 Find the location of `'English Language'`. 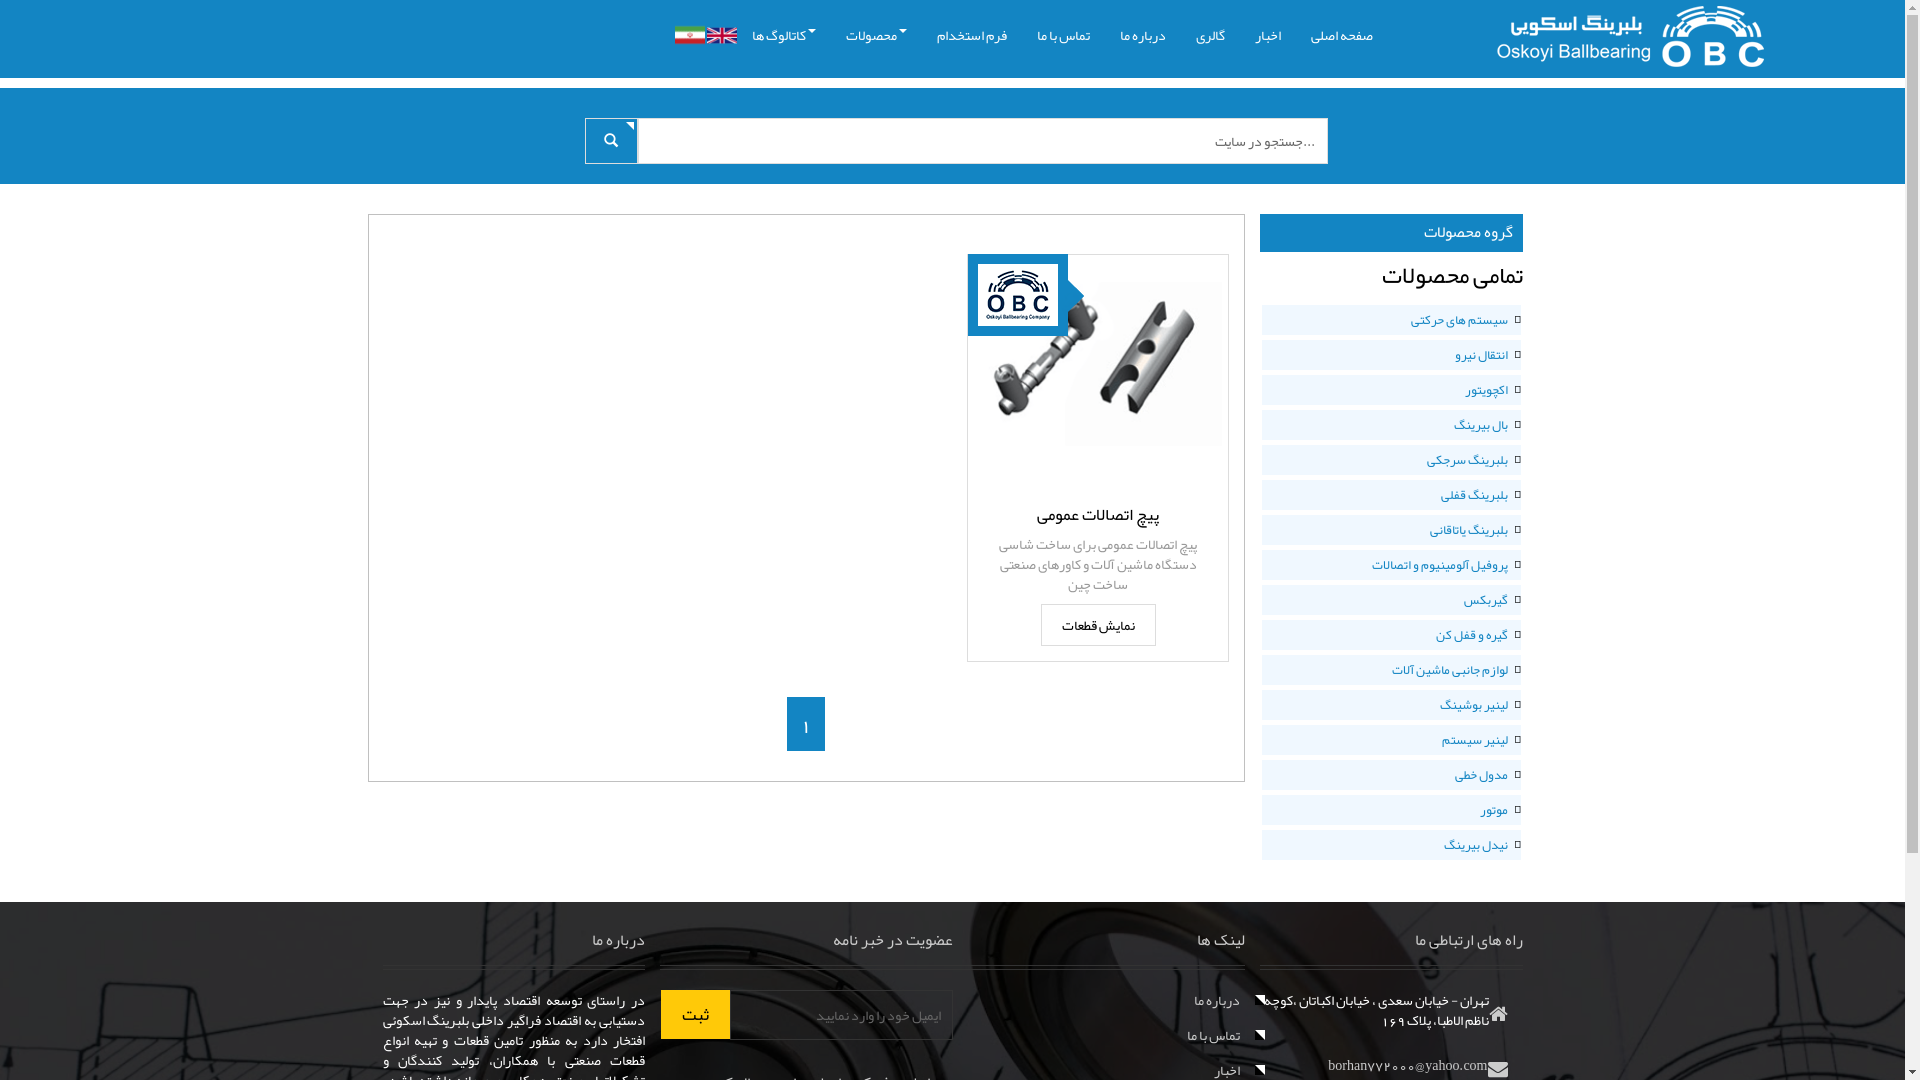

'English Language' is located at coordinates (720, 35).